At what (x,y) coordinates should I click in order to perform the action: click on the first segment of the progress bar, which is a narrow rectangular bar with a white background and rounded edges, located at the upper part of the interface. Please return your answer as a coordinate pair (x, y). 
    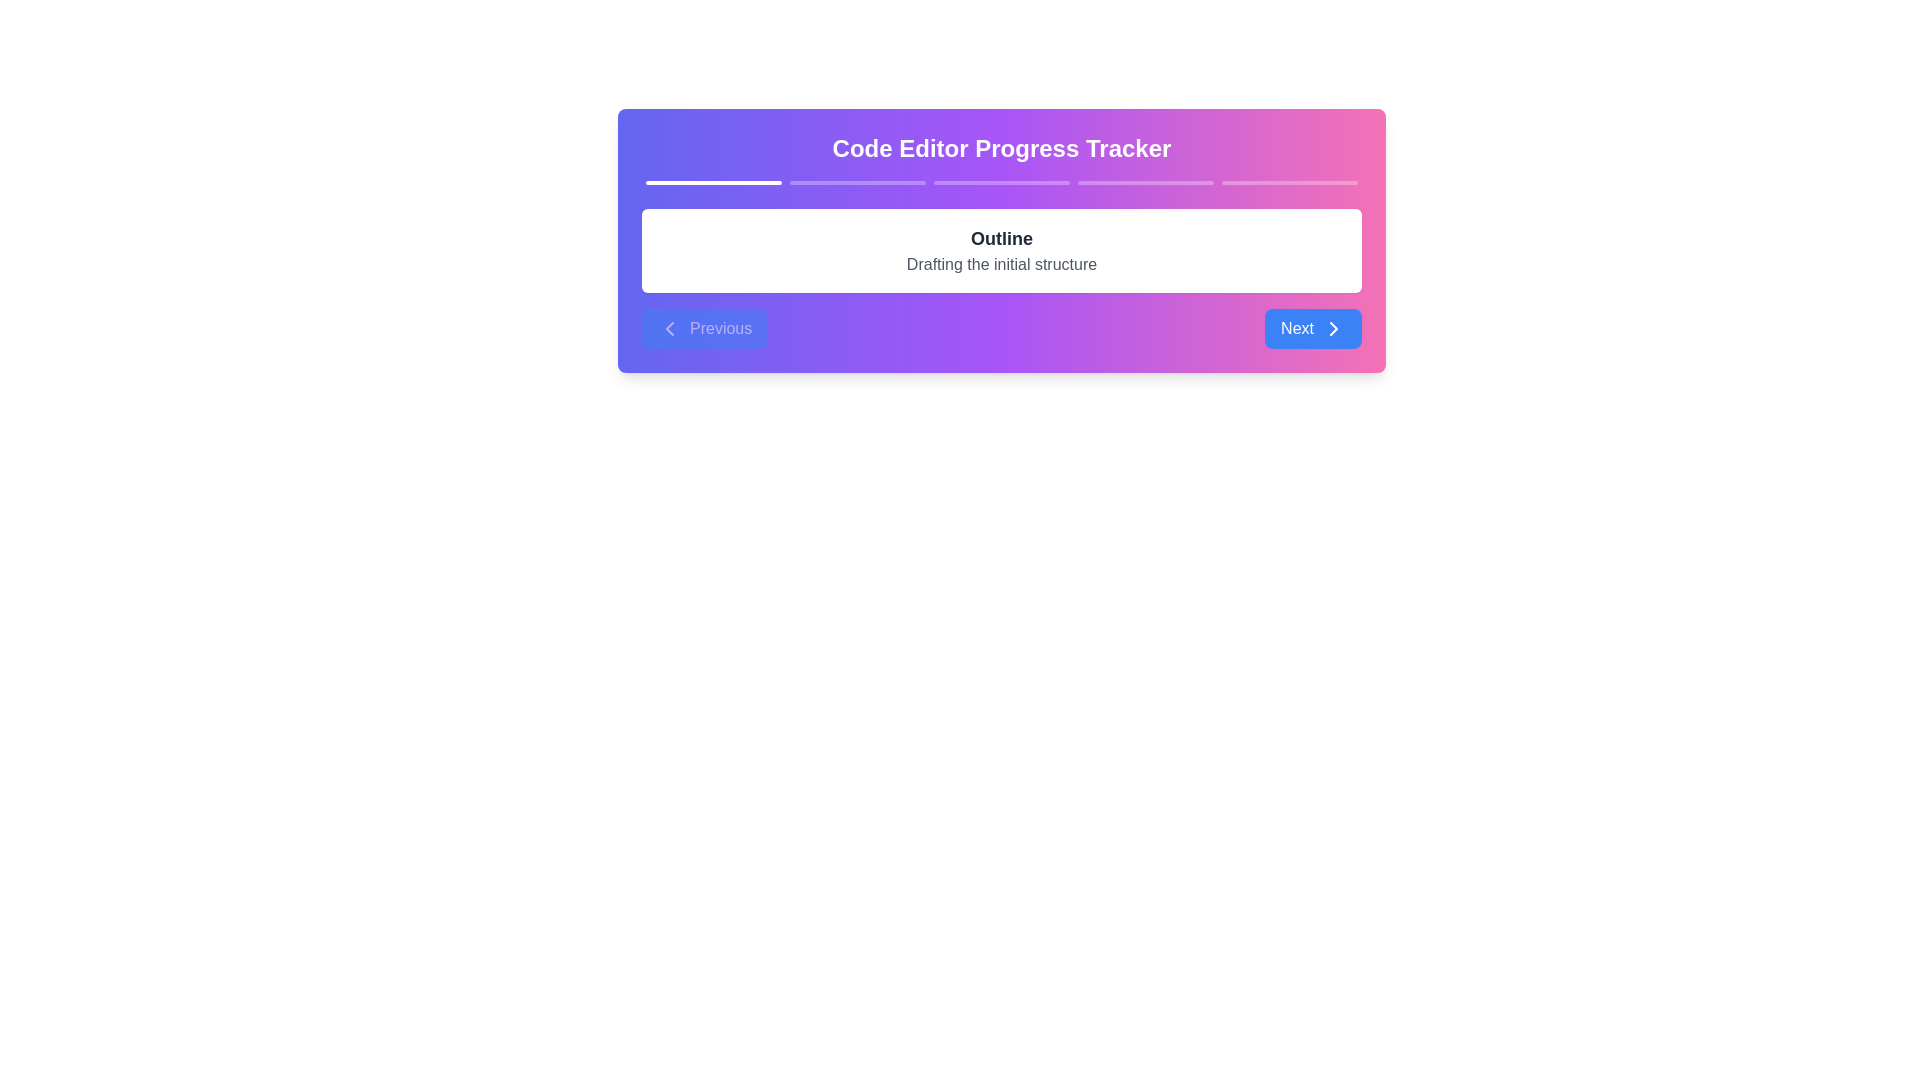
    Looking at the image, I should click on (714, 182).